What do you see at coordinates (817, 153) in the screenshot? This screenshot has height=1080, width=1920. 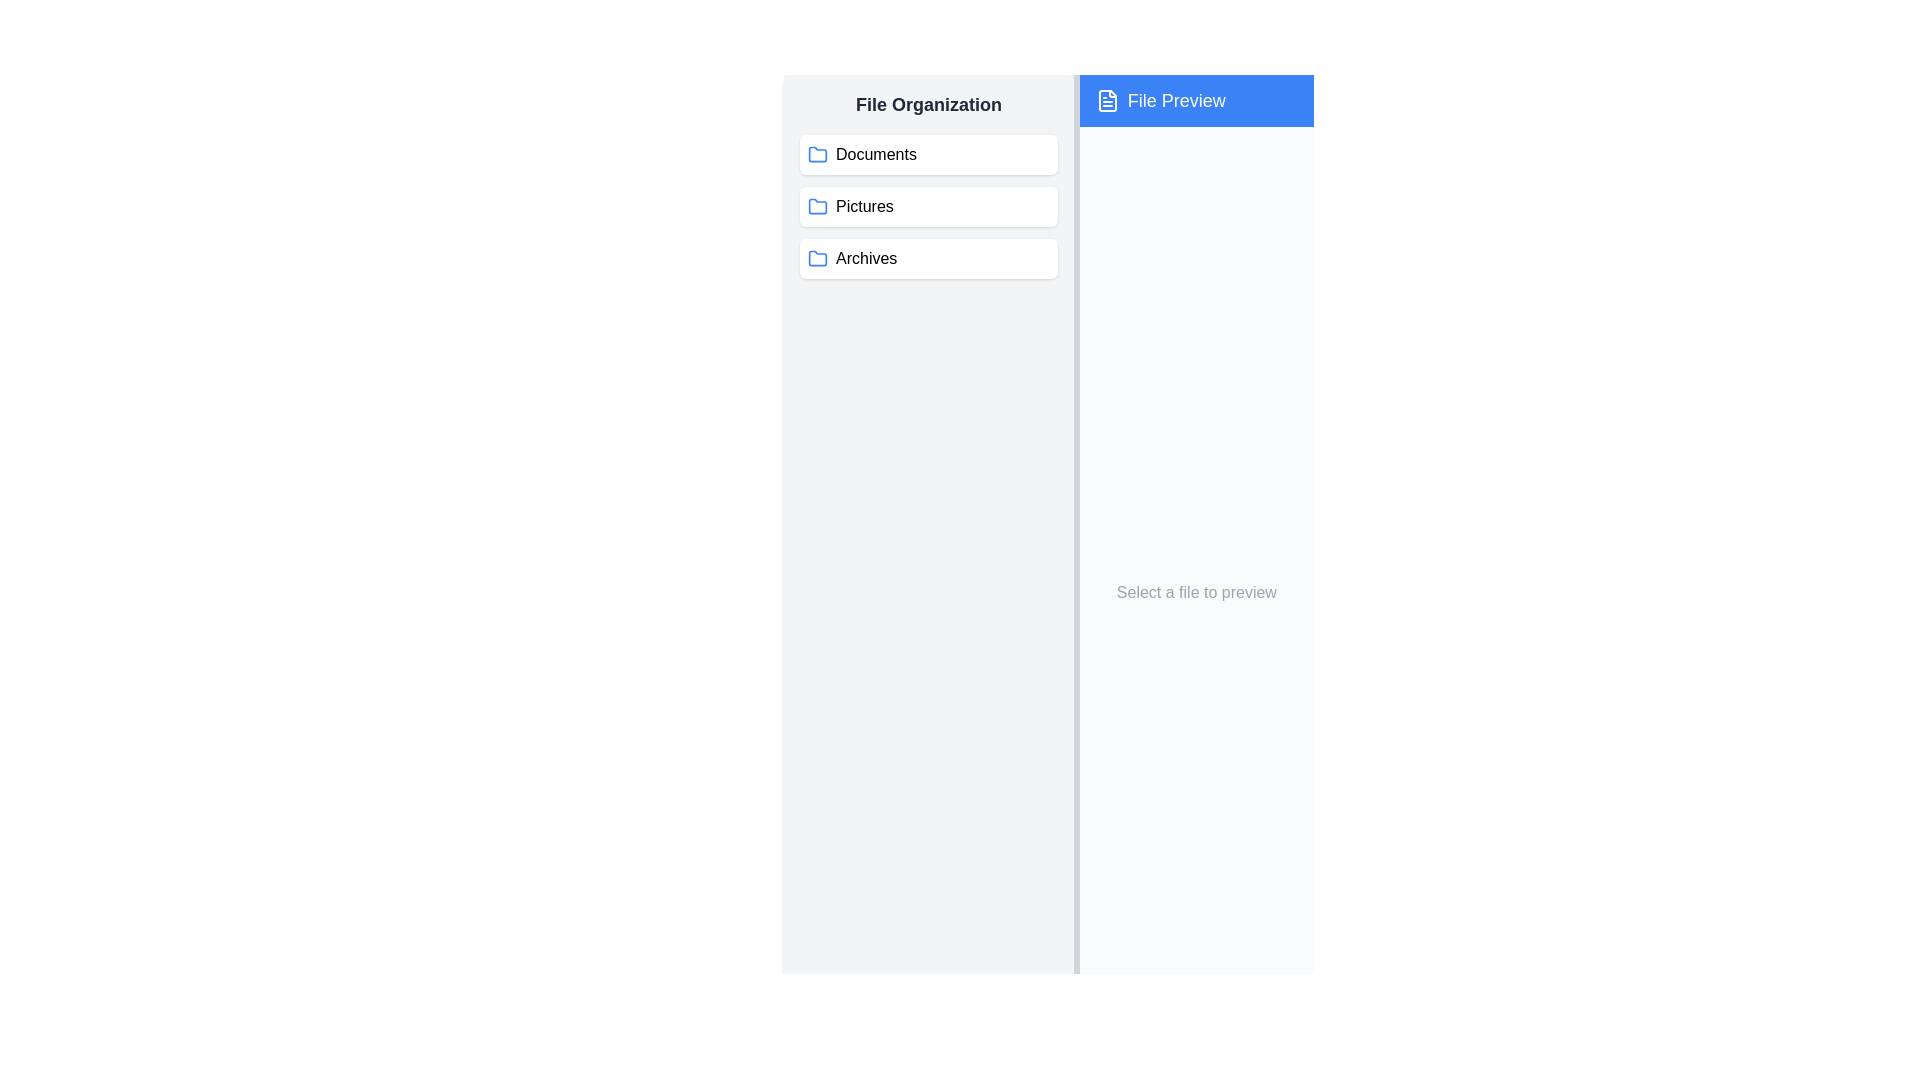 I see `the blue folder icon located to the left of the 'Documents' label within the first entry of the vertical list of folder buttons` at bounding box center [817, 153].